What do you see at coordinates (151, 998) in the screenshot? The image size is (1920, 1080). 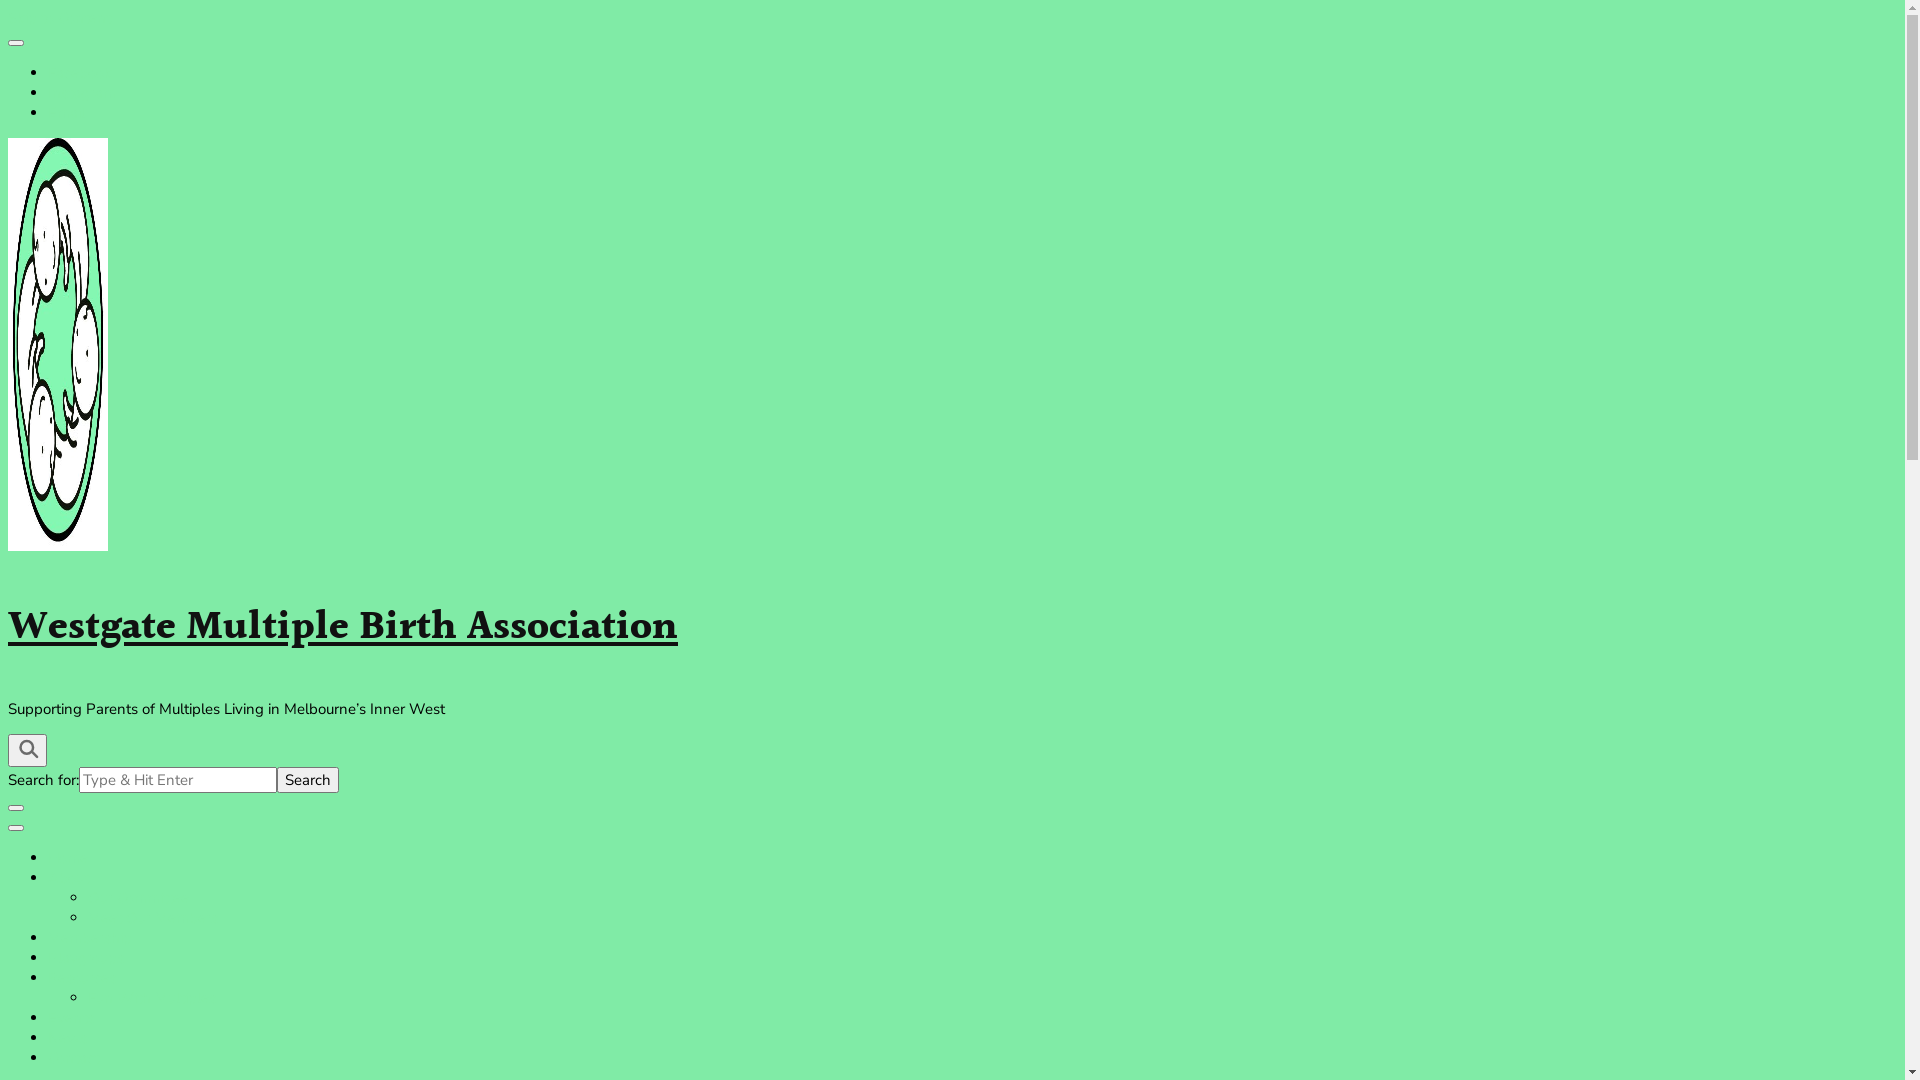 I see `'Fun With Multiples'` at bounding box center [151, 998].